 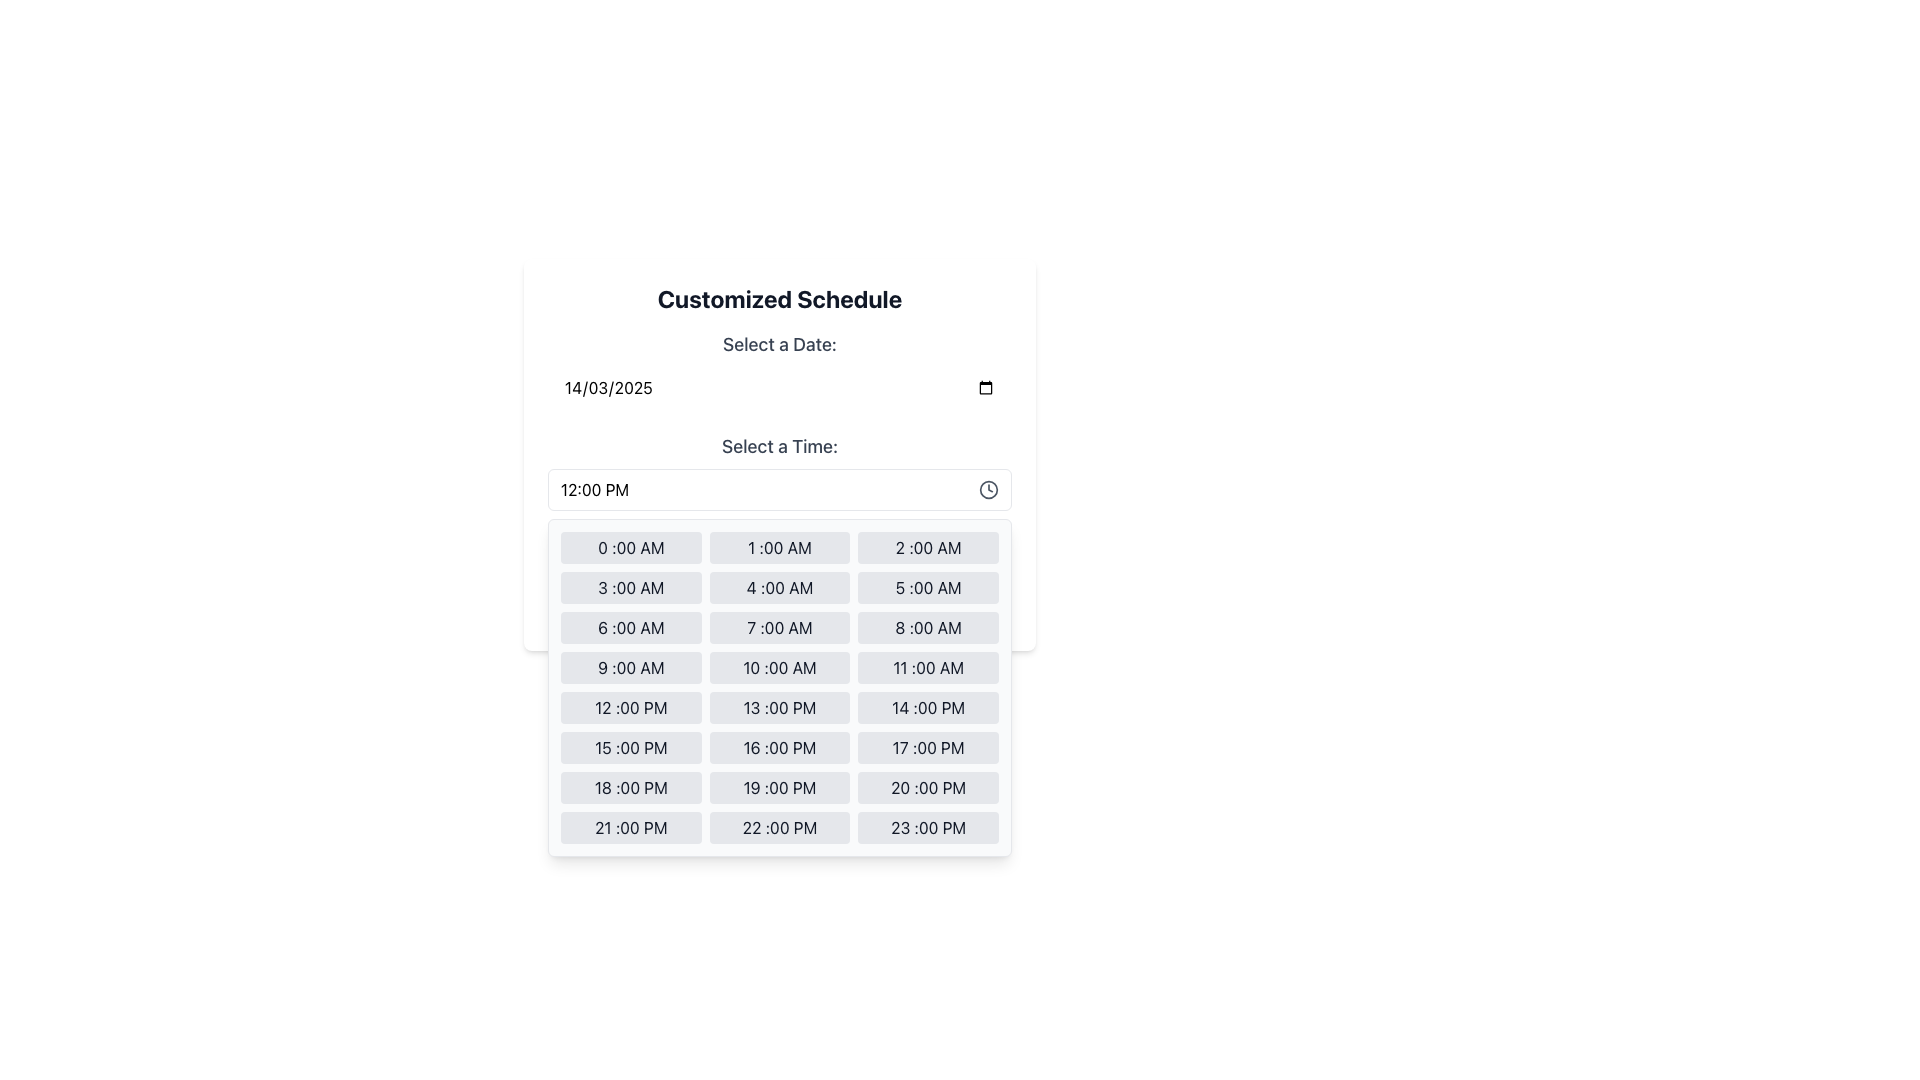 I want to click on the button in the first column of the last row in the time picker grid, so click(x=630, y=748).